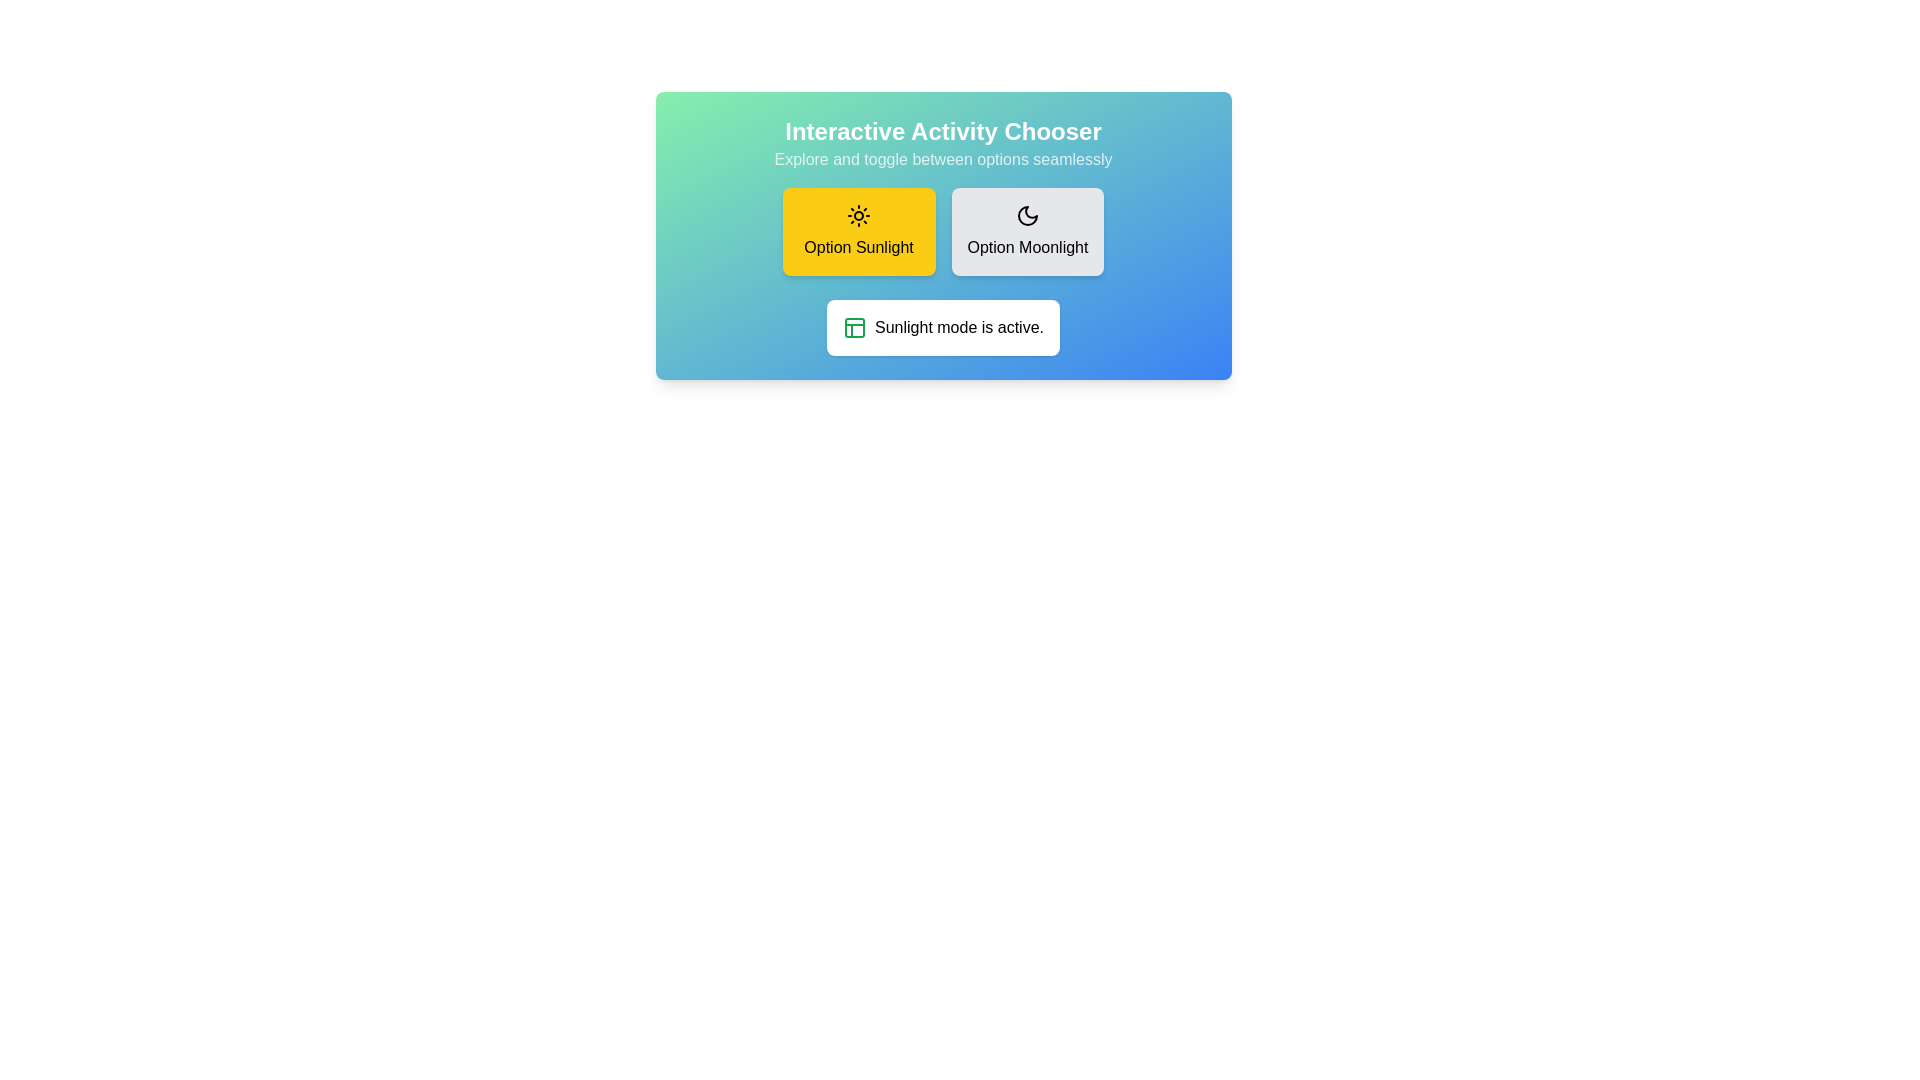  Describe the element at coordinates (854, 326) in the screenshot. I see `the top-left rounded rectangle within the SVG graphic representing the 'Sunlight mode is active' panel` at that location.